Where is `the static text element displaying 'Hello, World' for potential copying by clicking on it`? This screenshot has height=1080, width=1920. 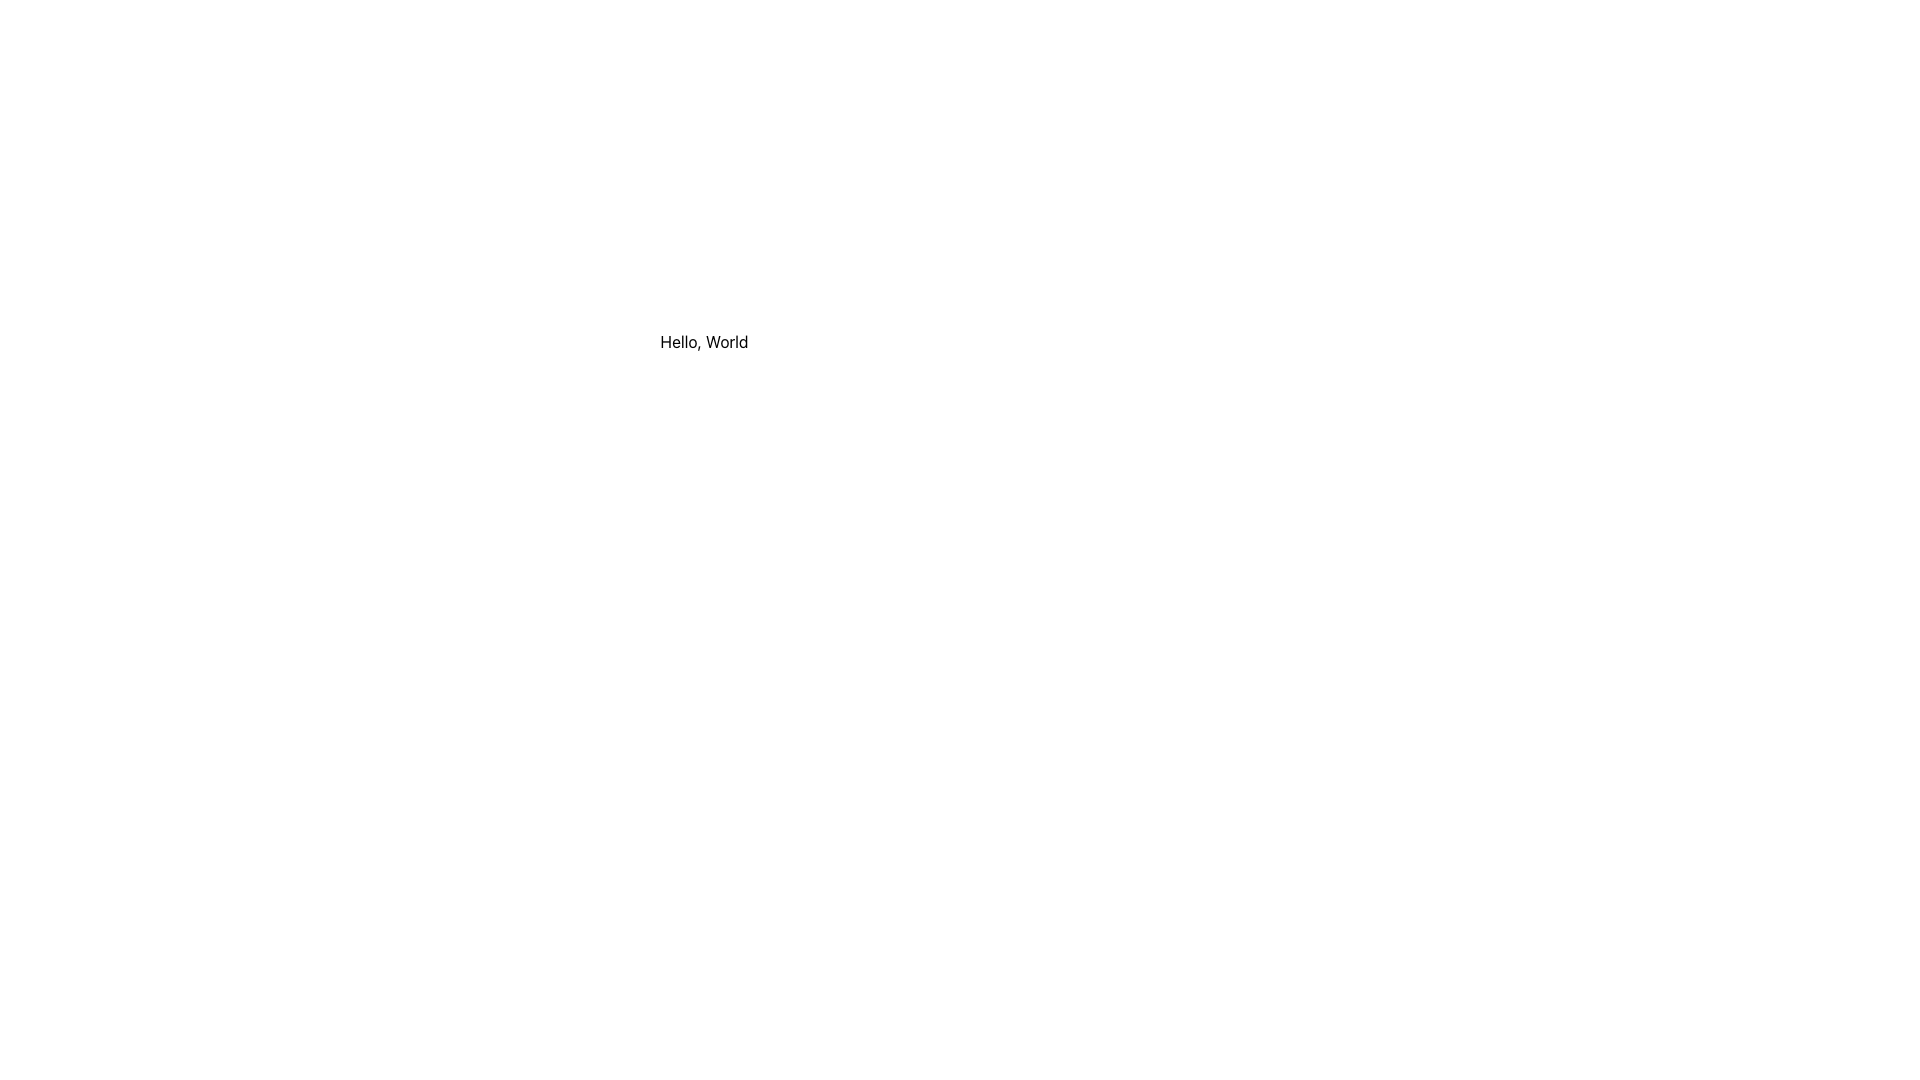 the static text element displaying 'Hello, World' for potential copying by clicking on it is located at coordinates (704, 341).